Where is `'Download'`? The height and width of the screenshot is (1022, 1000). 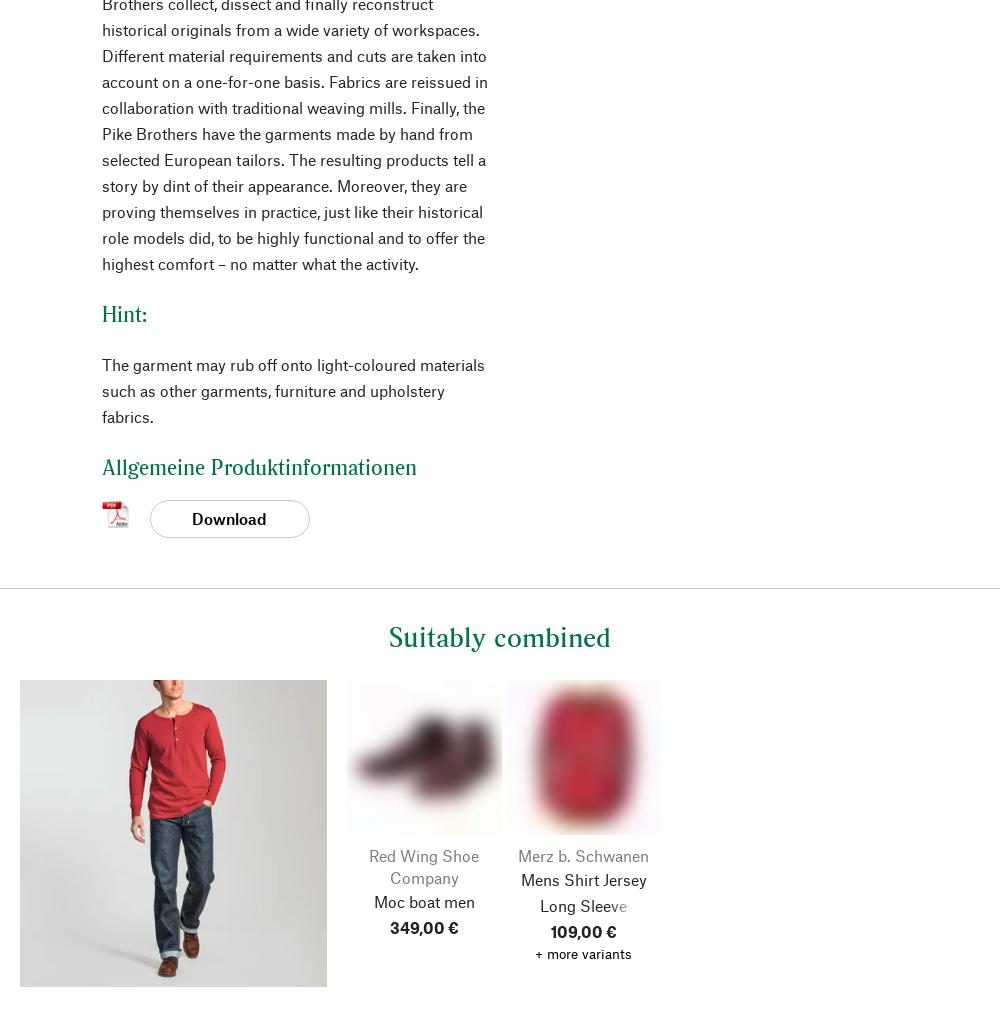 'Download' is located at coordinates (228, 517).